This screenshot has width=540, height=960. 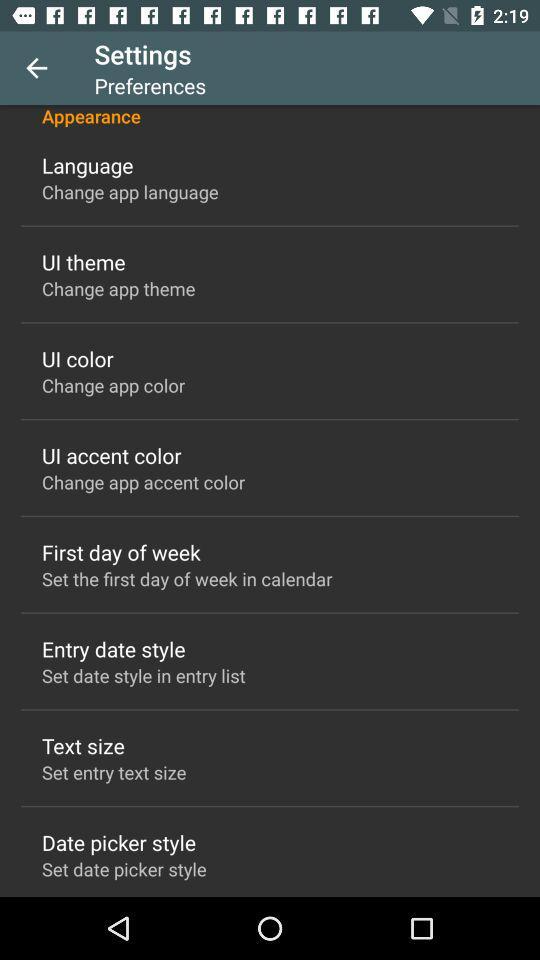 I want to click on the ui theme icon, so click(x=82, y=261).